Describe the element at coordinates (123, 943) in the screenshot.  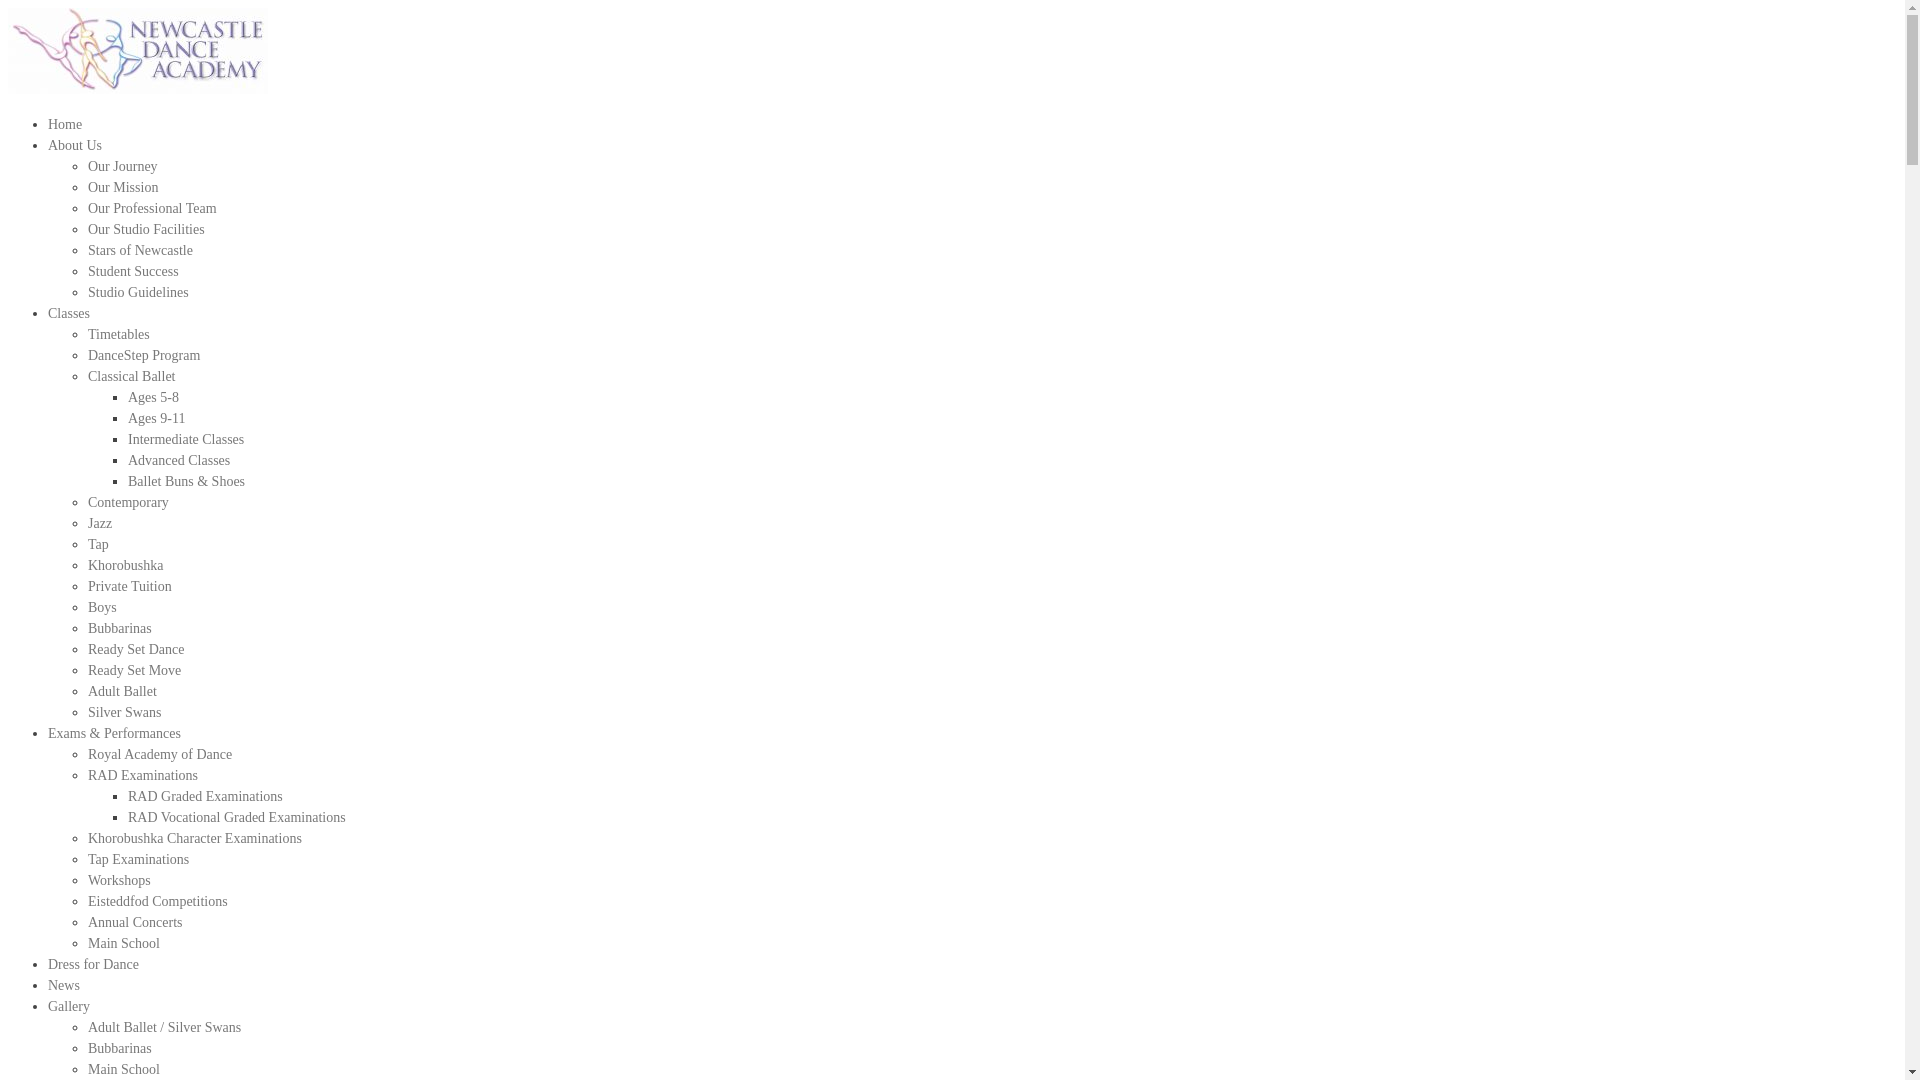
I see `'Main School'` at that location.